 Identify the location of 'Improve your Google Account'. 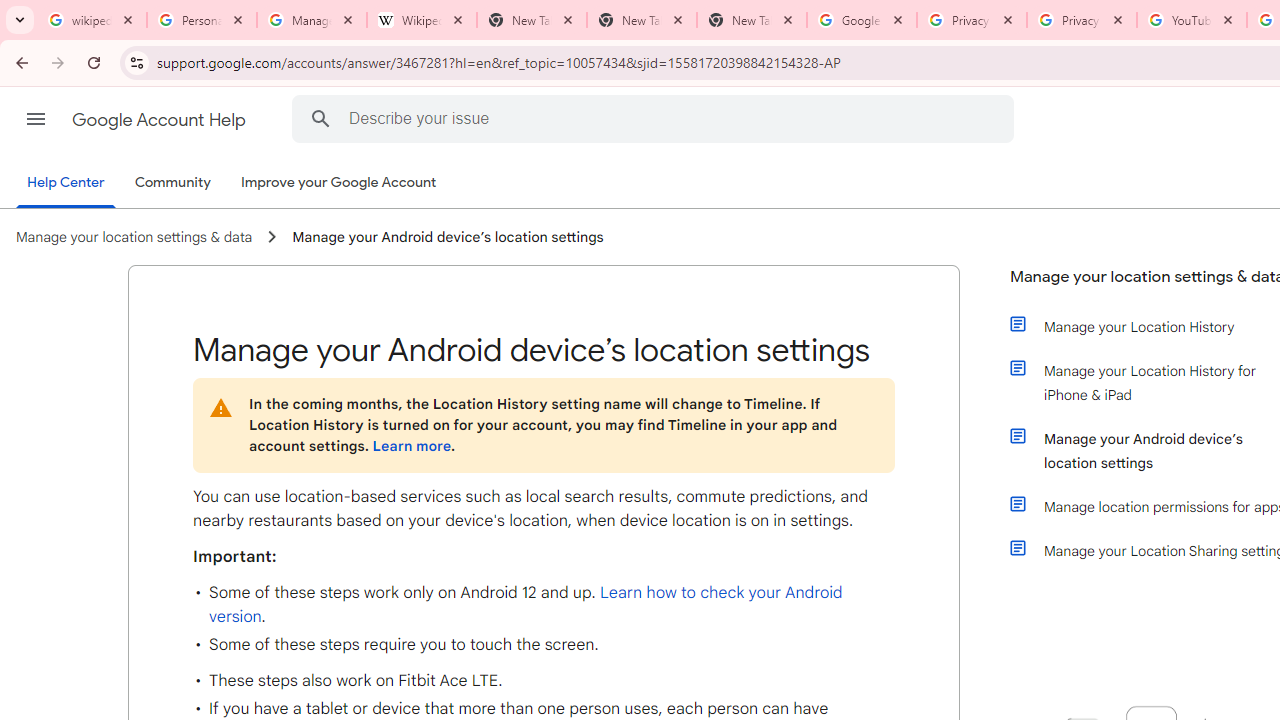
(339, 183).